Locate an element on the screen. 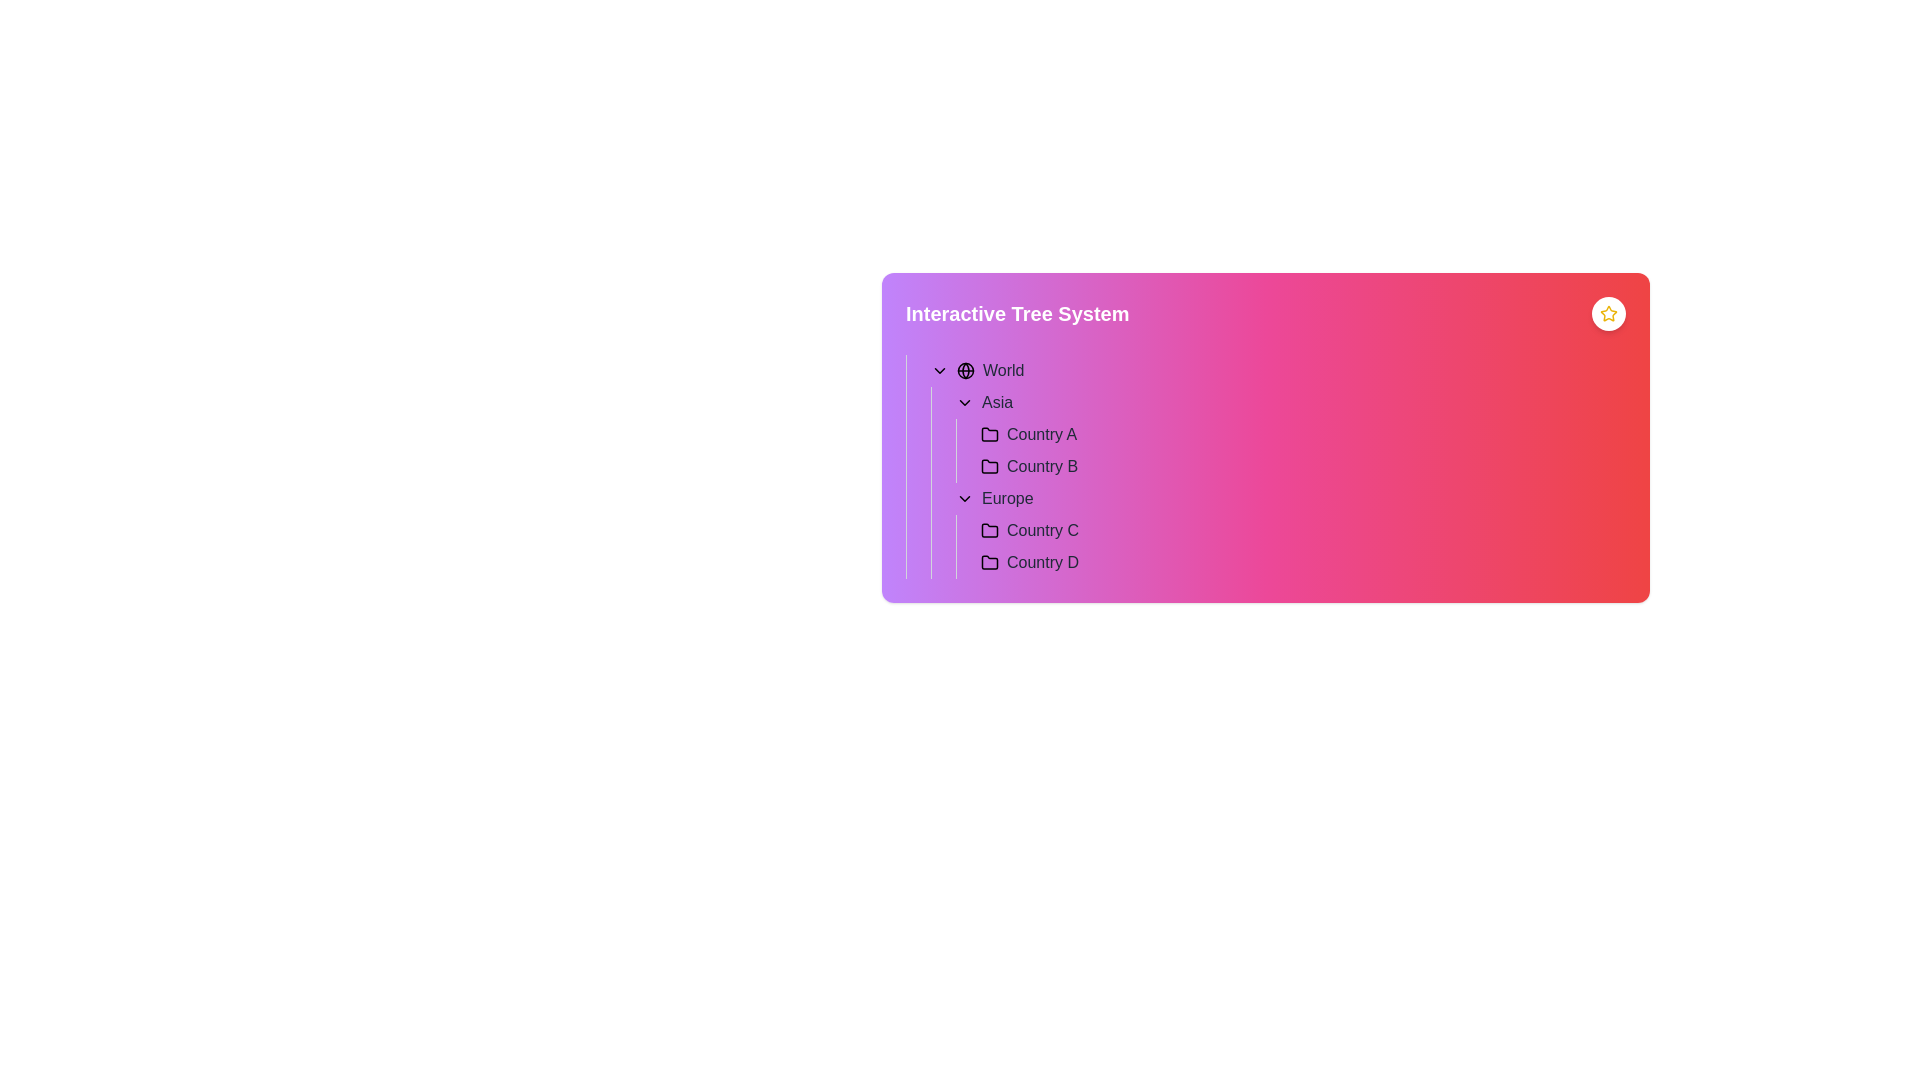 The image size is (1920, 1080). the folder icon representing 'Country A' under the 'Asia' section to expand or collapse it is located at coordinates (989, 433).